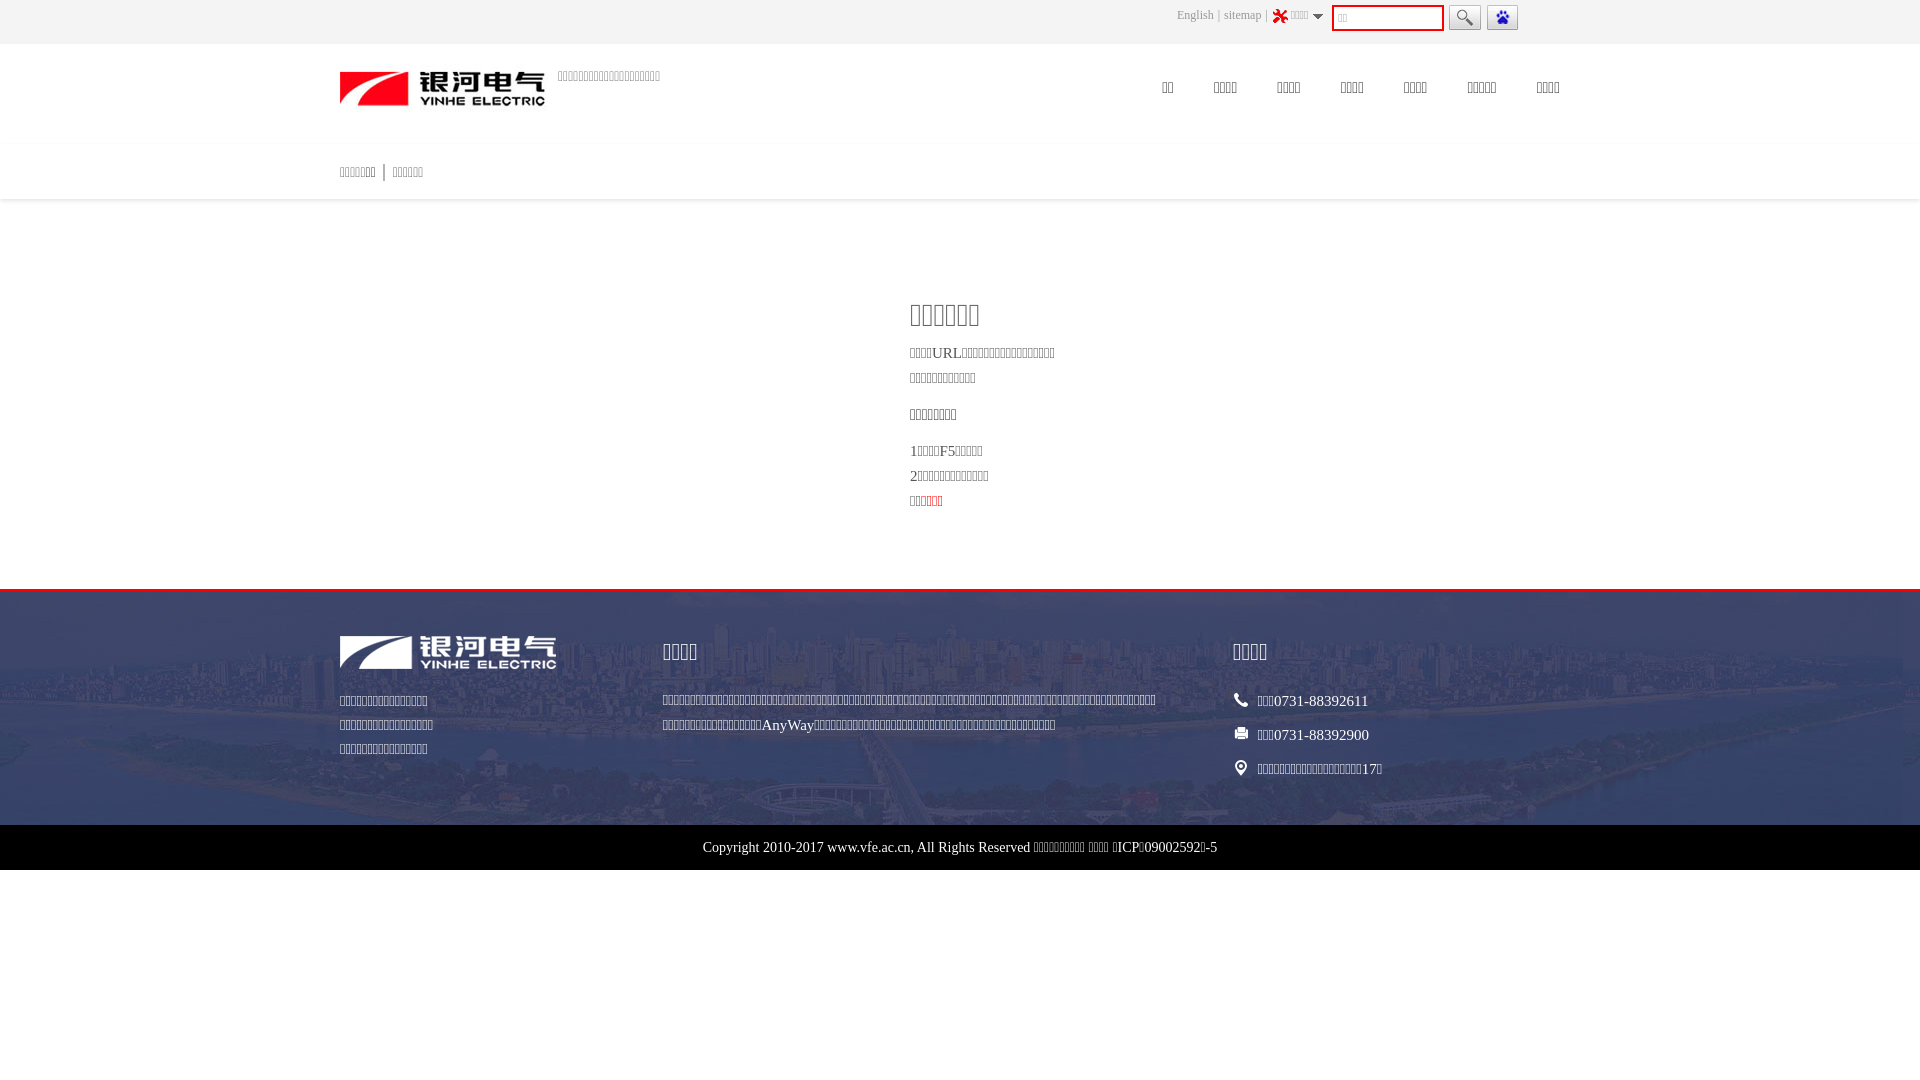  Describe the element at coordinates (1195, 15) in the screenshot. I see `'English'` at that location.